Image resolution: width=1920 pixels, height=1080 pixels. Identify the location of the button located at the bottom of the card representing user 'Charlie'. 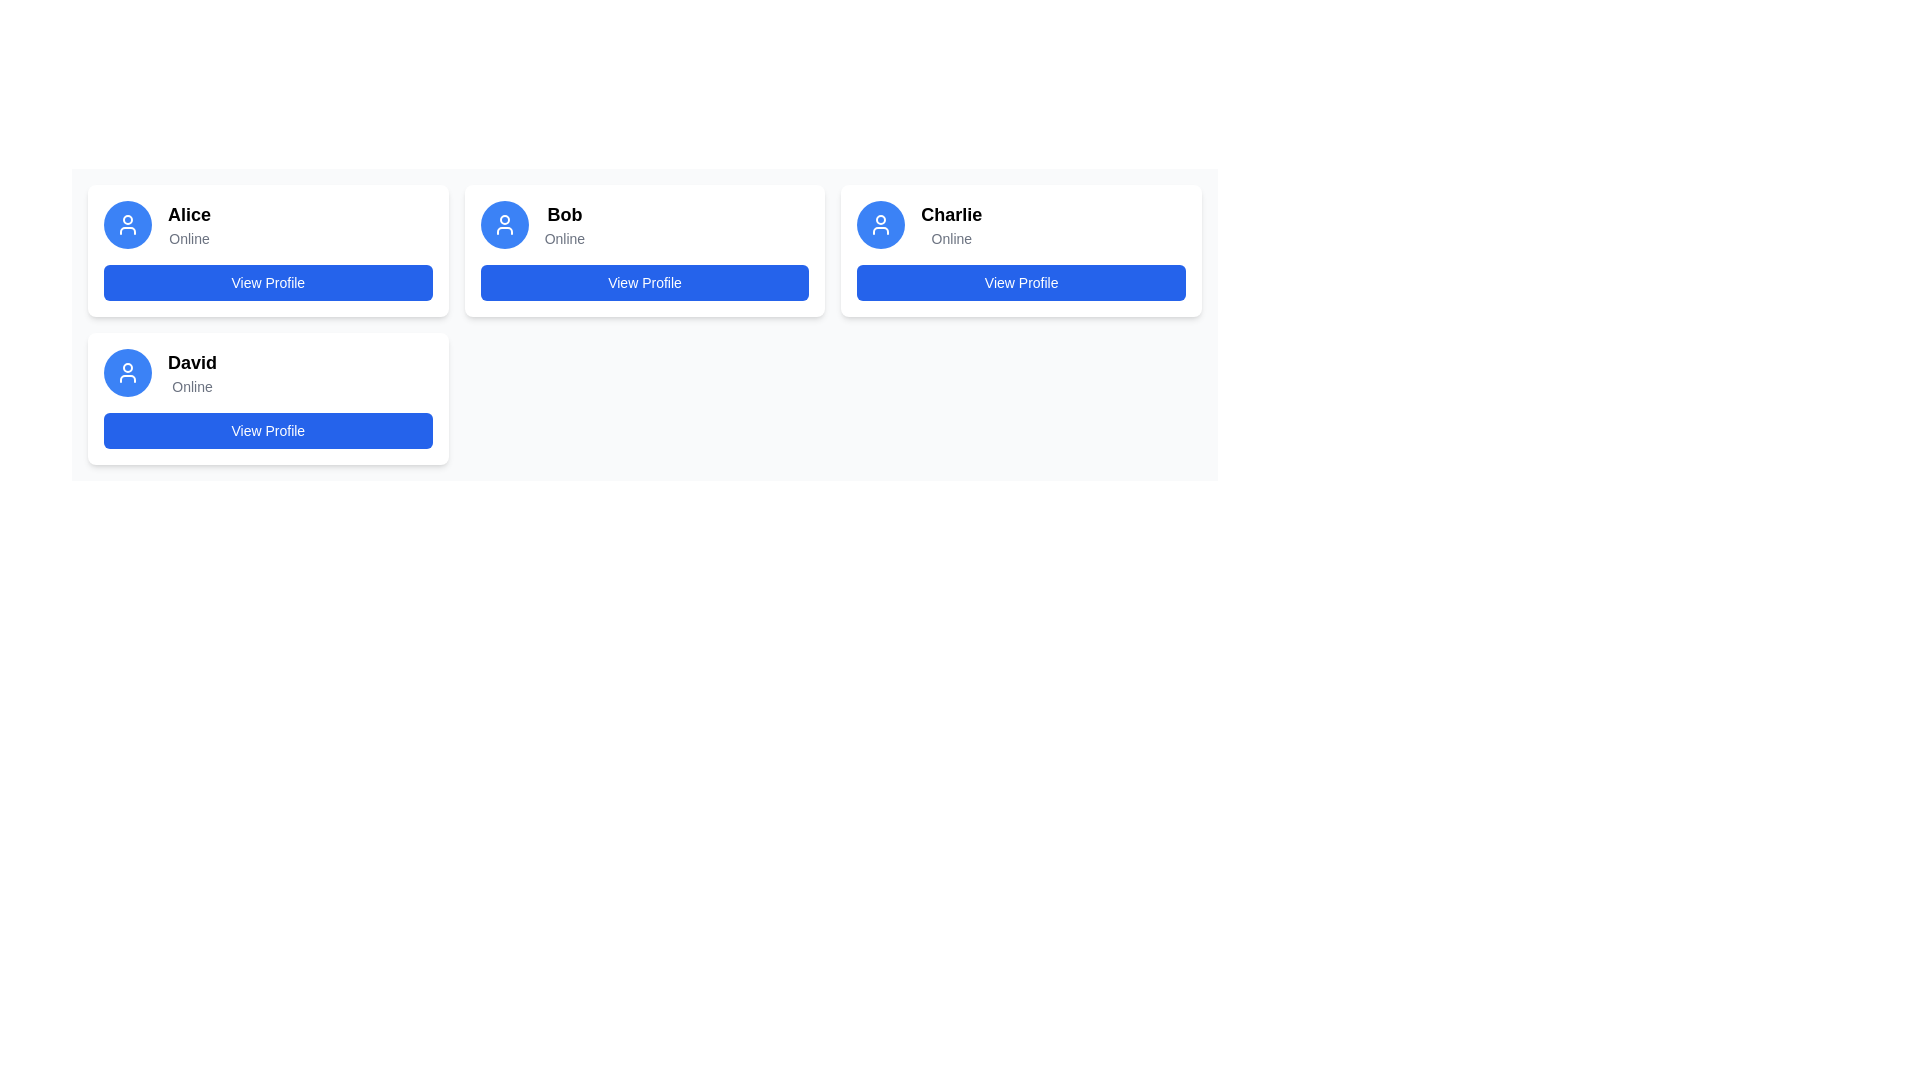
(1021, 282).